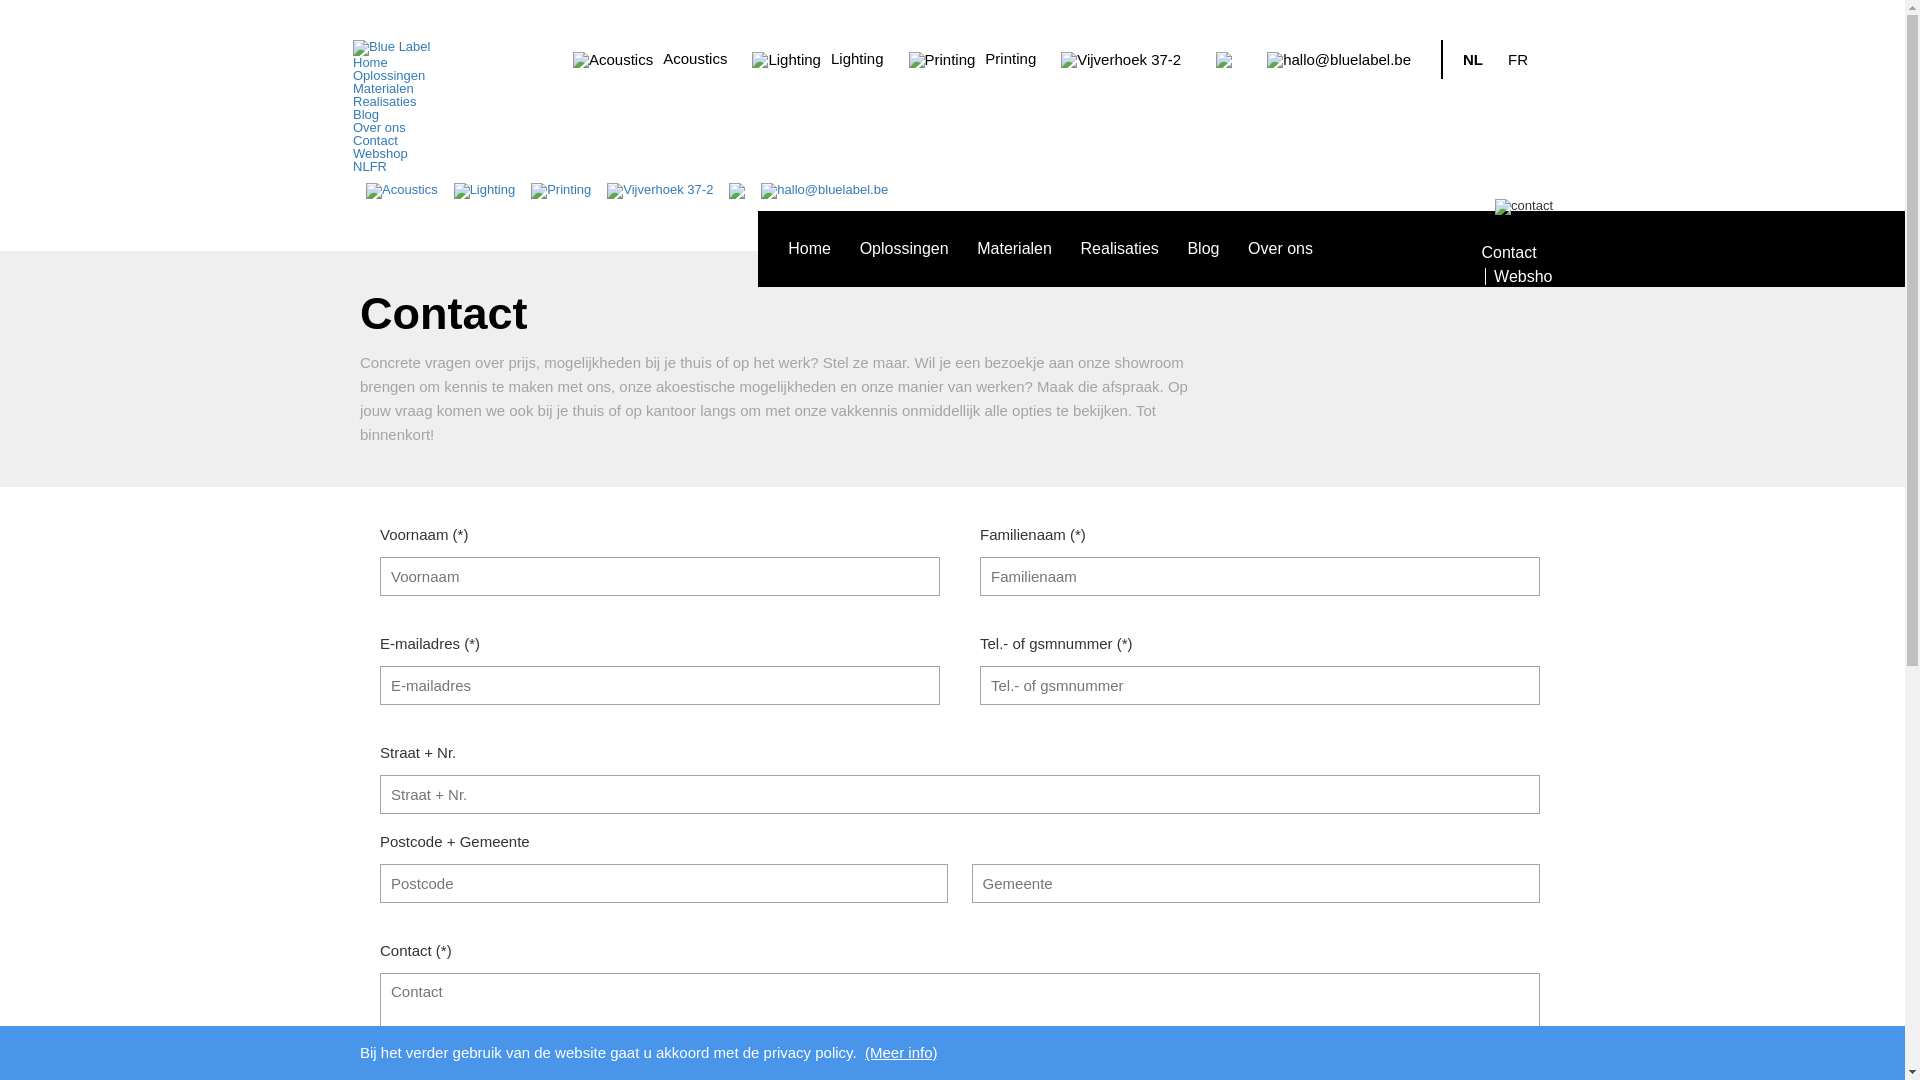  I want to click on 'Over ons', so click(1247, 247).